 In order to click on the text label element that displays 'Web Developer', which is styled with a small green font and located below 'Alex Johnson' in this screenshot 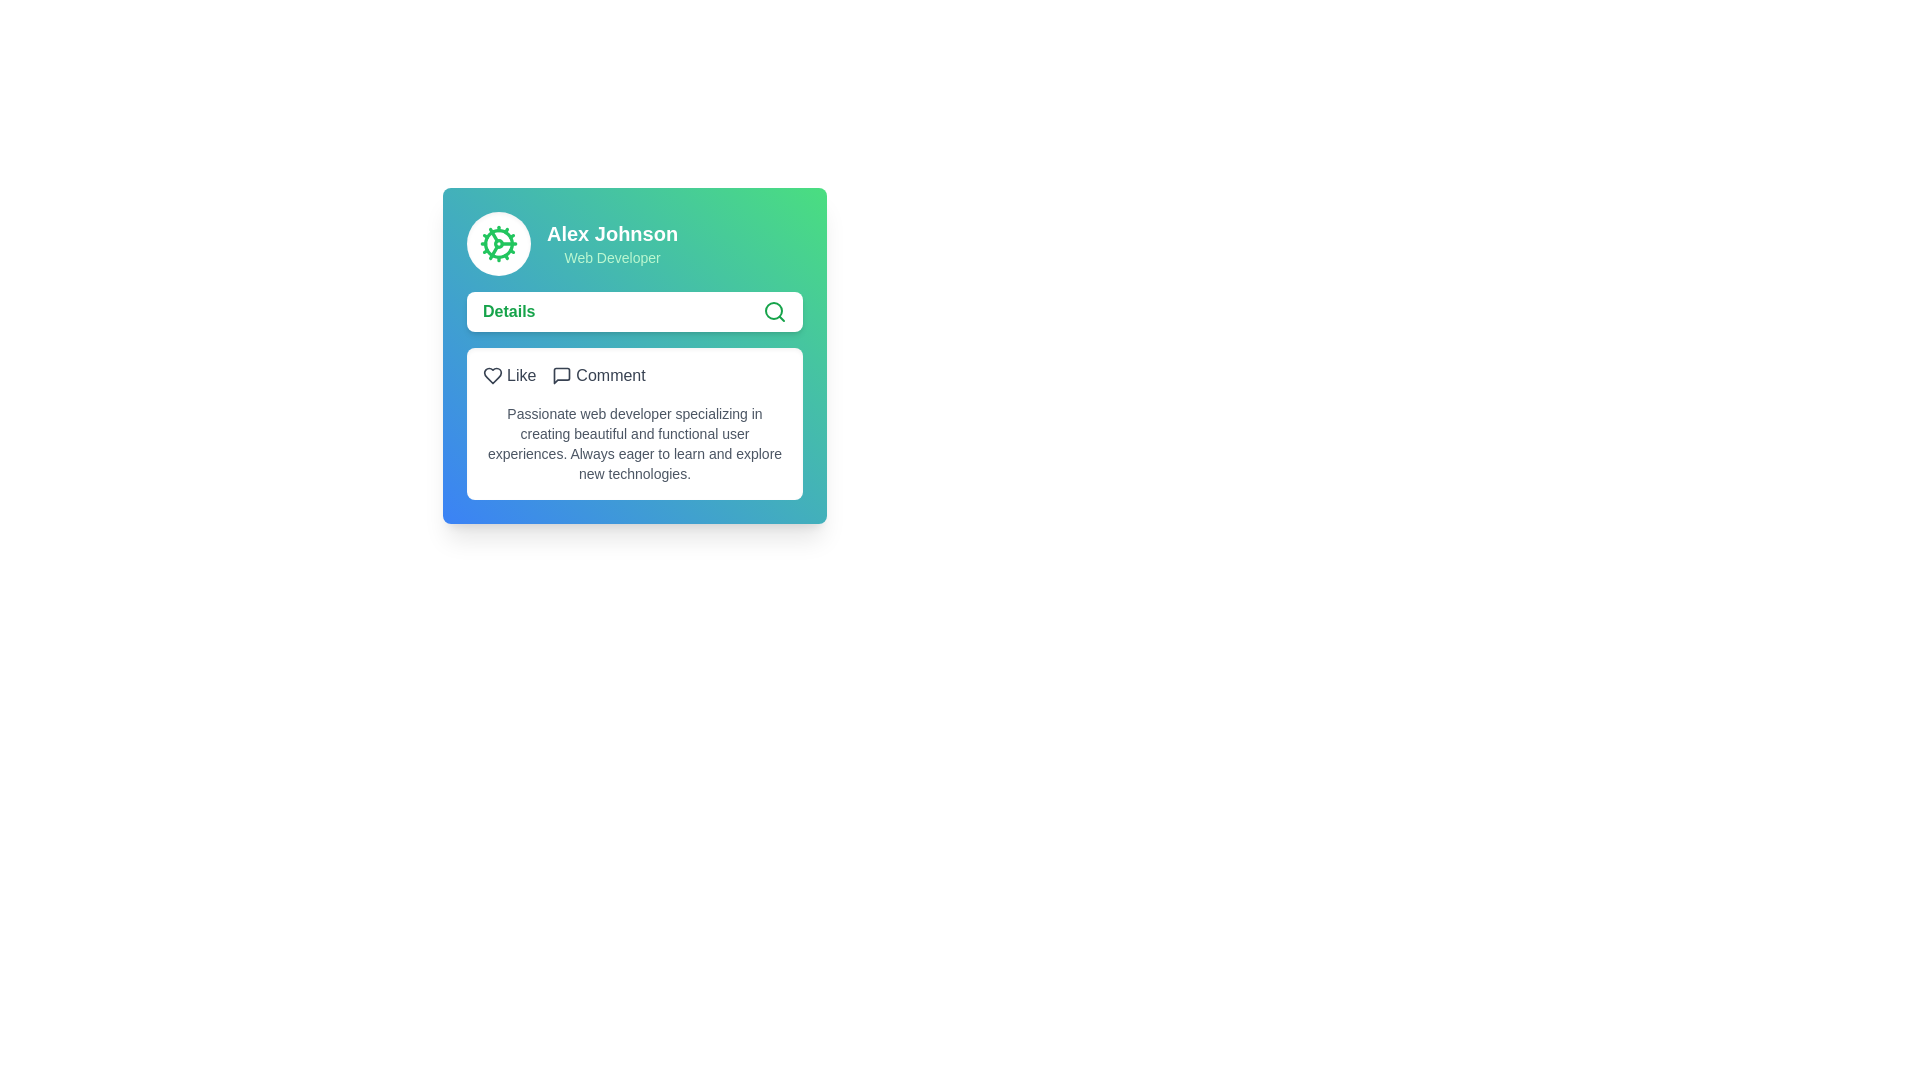, I will do `click(611, 257)`.